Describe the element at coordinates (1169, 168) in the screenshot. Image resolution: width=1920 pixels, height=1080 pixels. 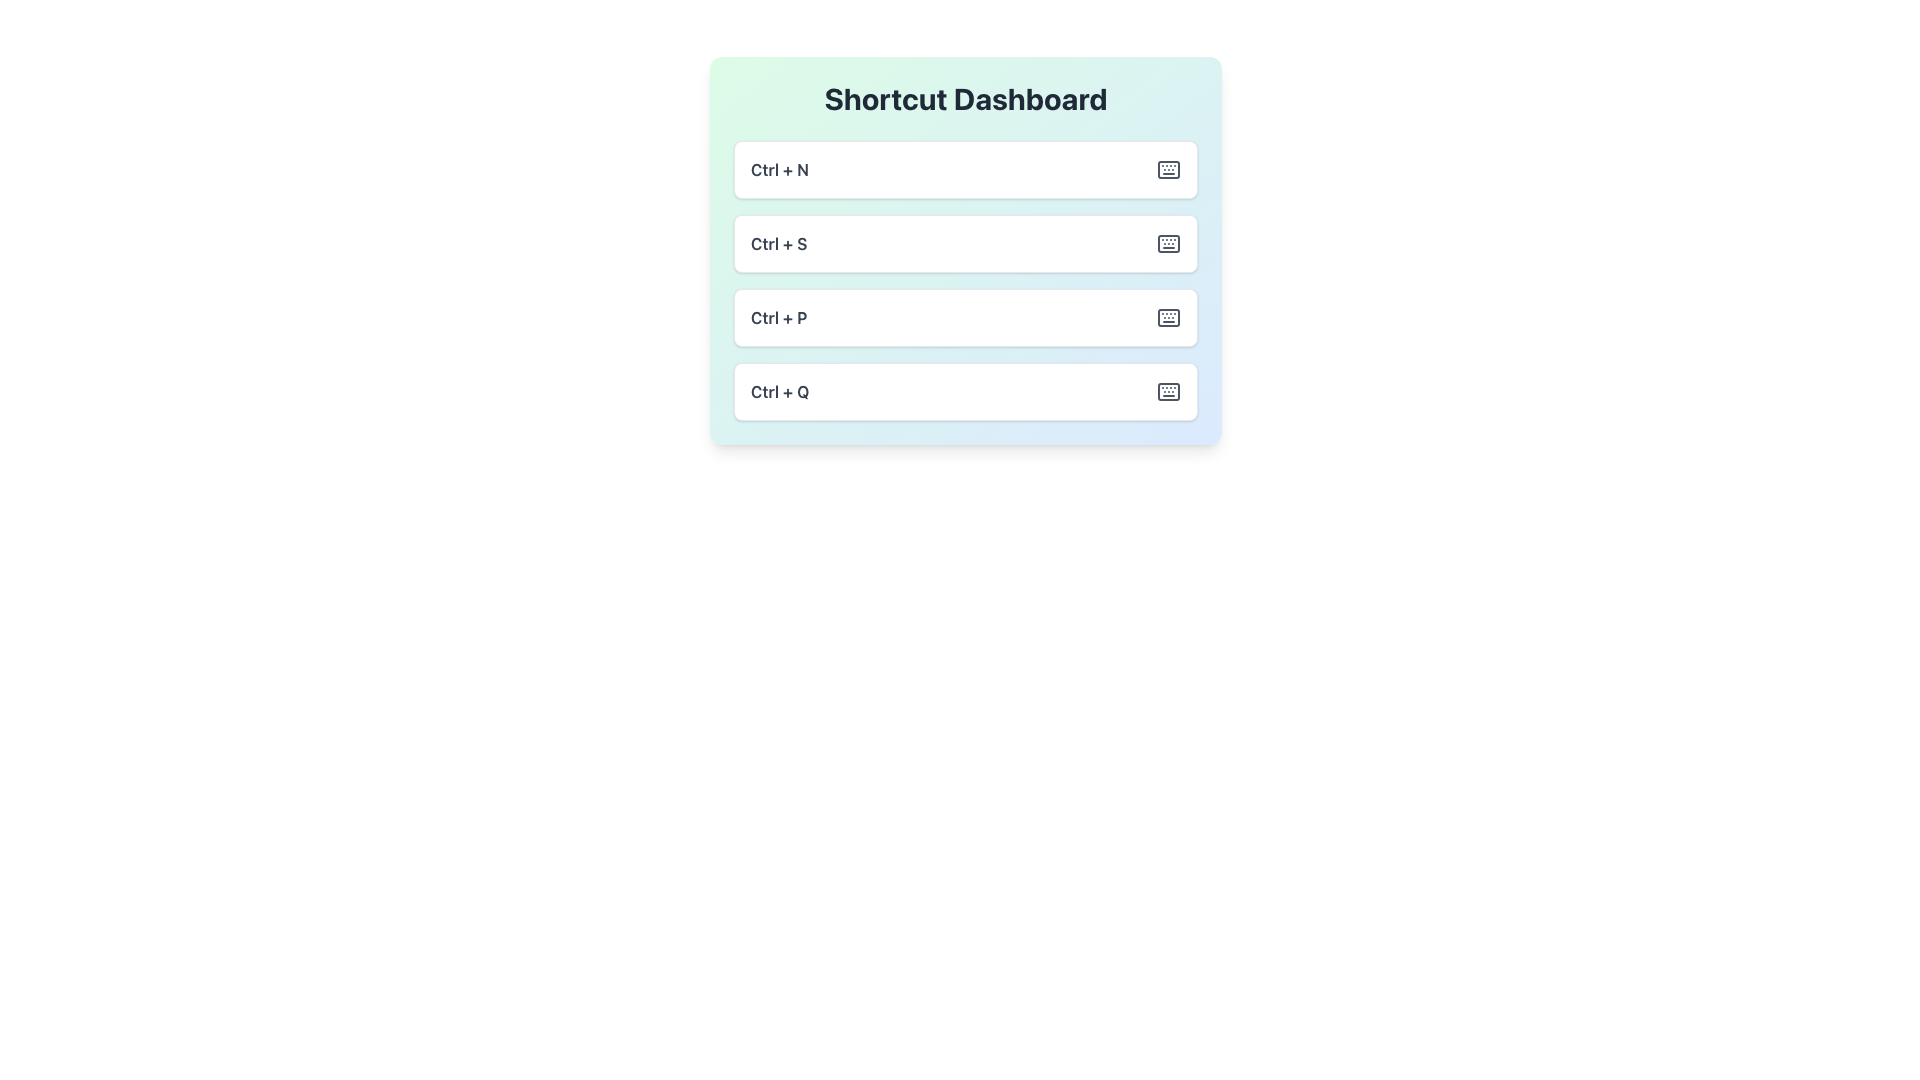
I see `the graphical icon component that resembles a rectangle with rounded corners, located in the first row of the shortcut dashboard list next to 'Ctrl + N'` at that location.